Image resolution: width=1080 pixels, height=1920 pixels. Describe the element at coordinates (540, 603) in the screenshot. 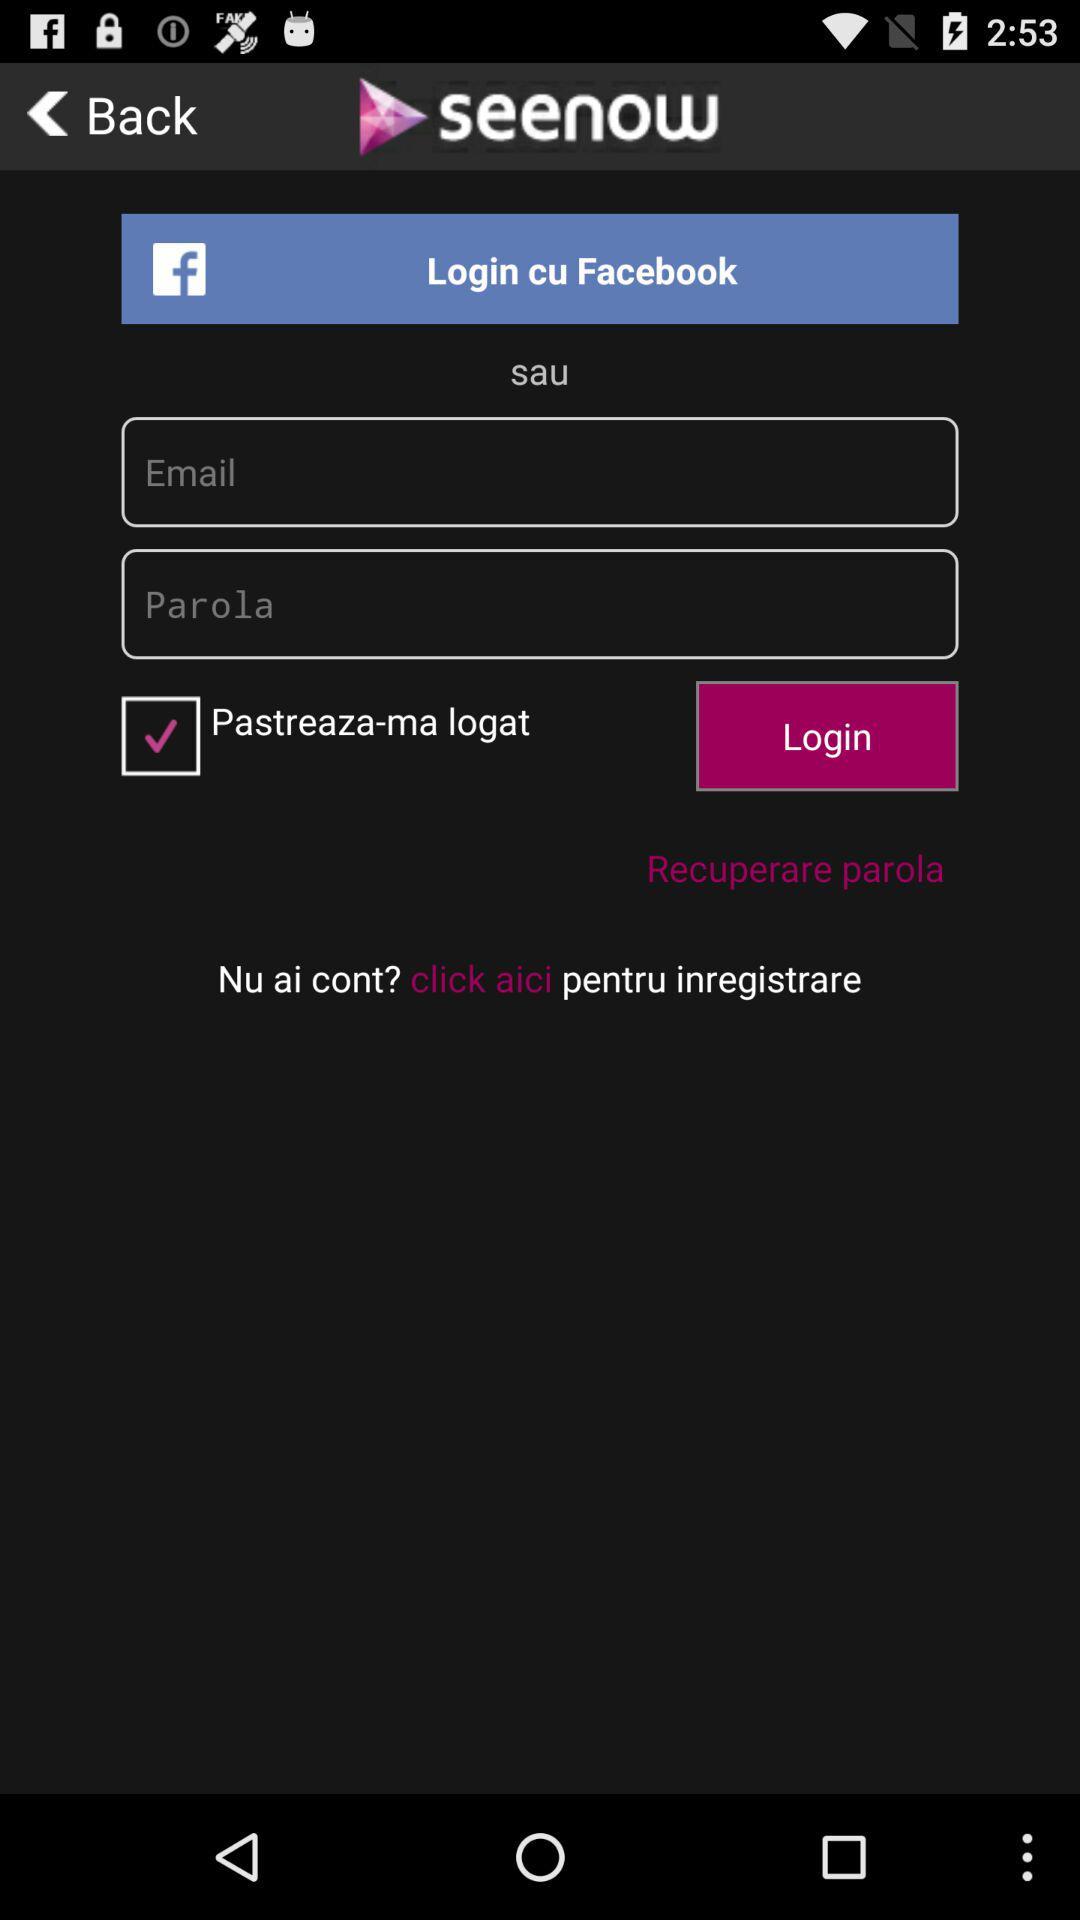

I see `password` at that location.